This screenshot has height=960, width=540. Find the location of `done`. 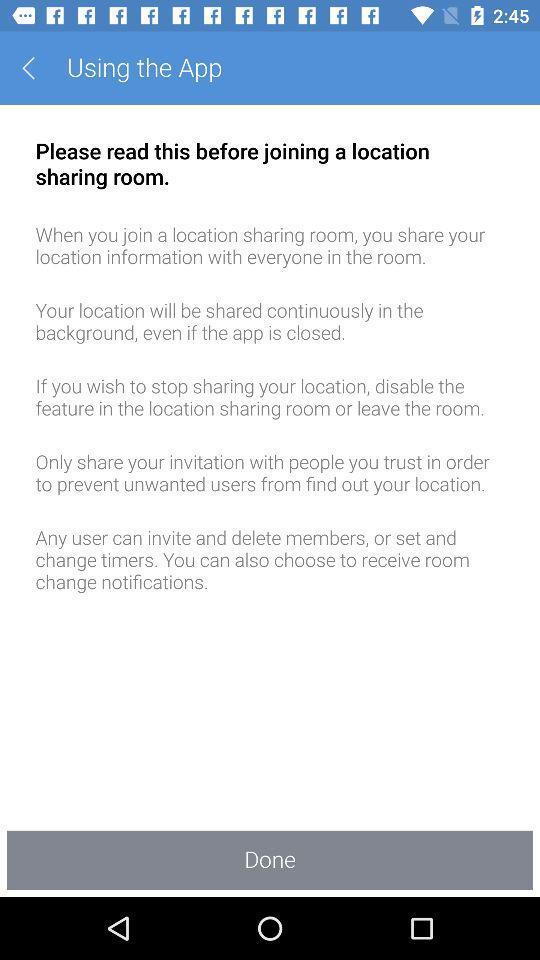

done is located at coordinates (270, 859).